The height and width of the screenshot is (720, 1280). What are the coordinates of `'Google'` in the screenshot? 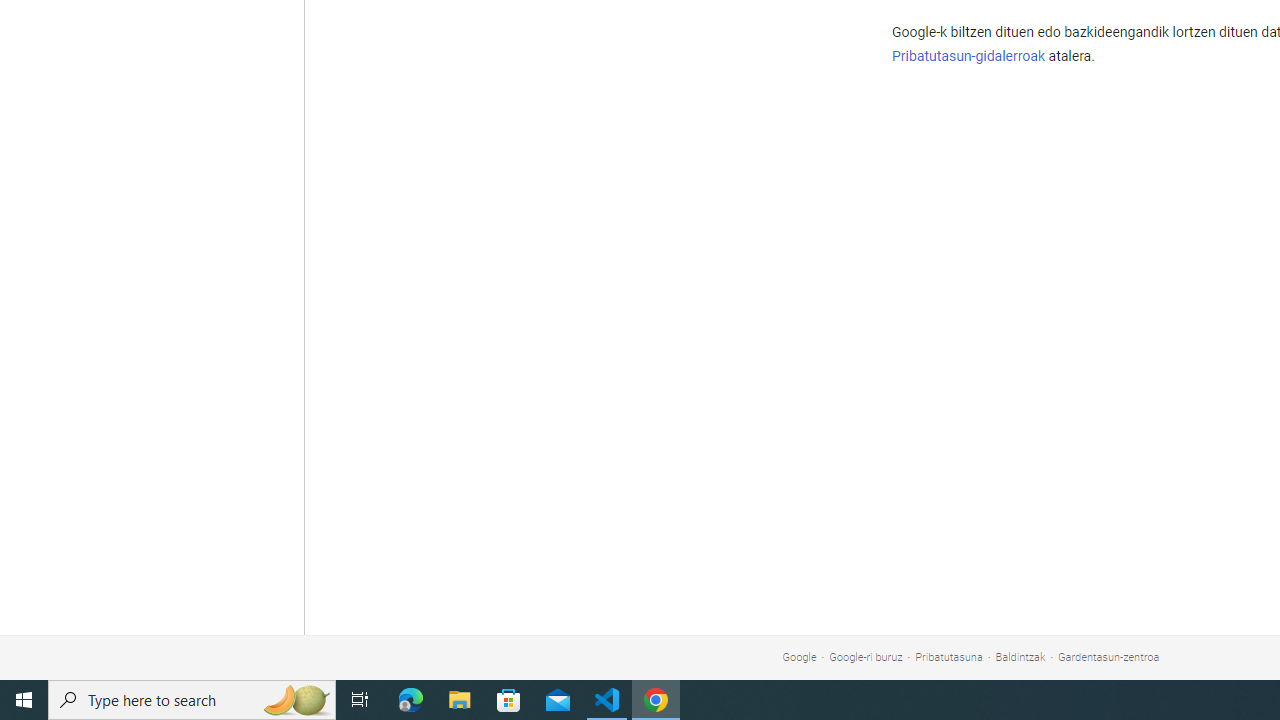 It's located at (798, 657).